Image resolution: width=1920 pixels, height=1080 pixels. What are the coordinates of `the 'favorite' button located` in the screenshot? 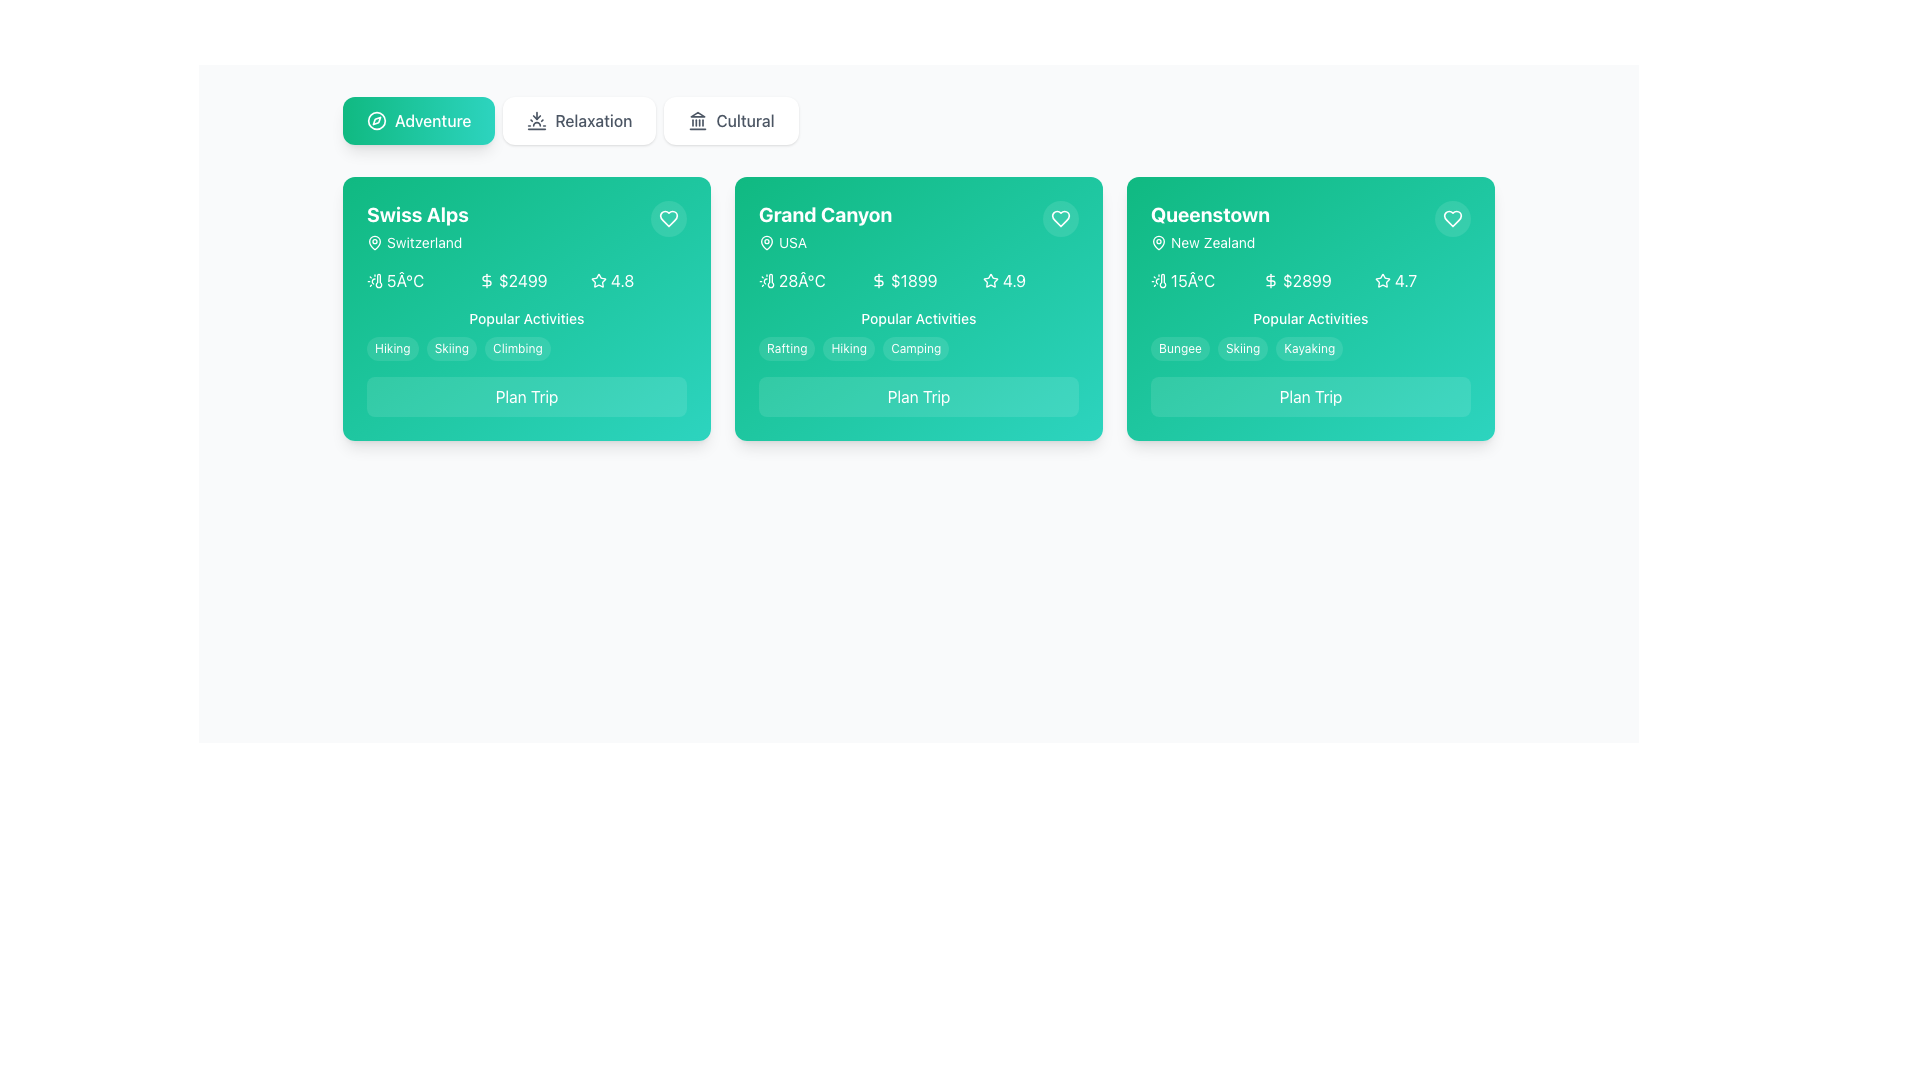 It's located at (1453, 219).